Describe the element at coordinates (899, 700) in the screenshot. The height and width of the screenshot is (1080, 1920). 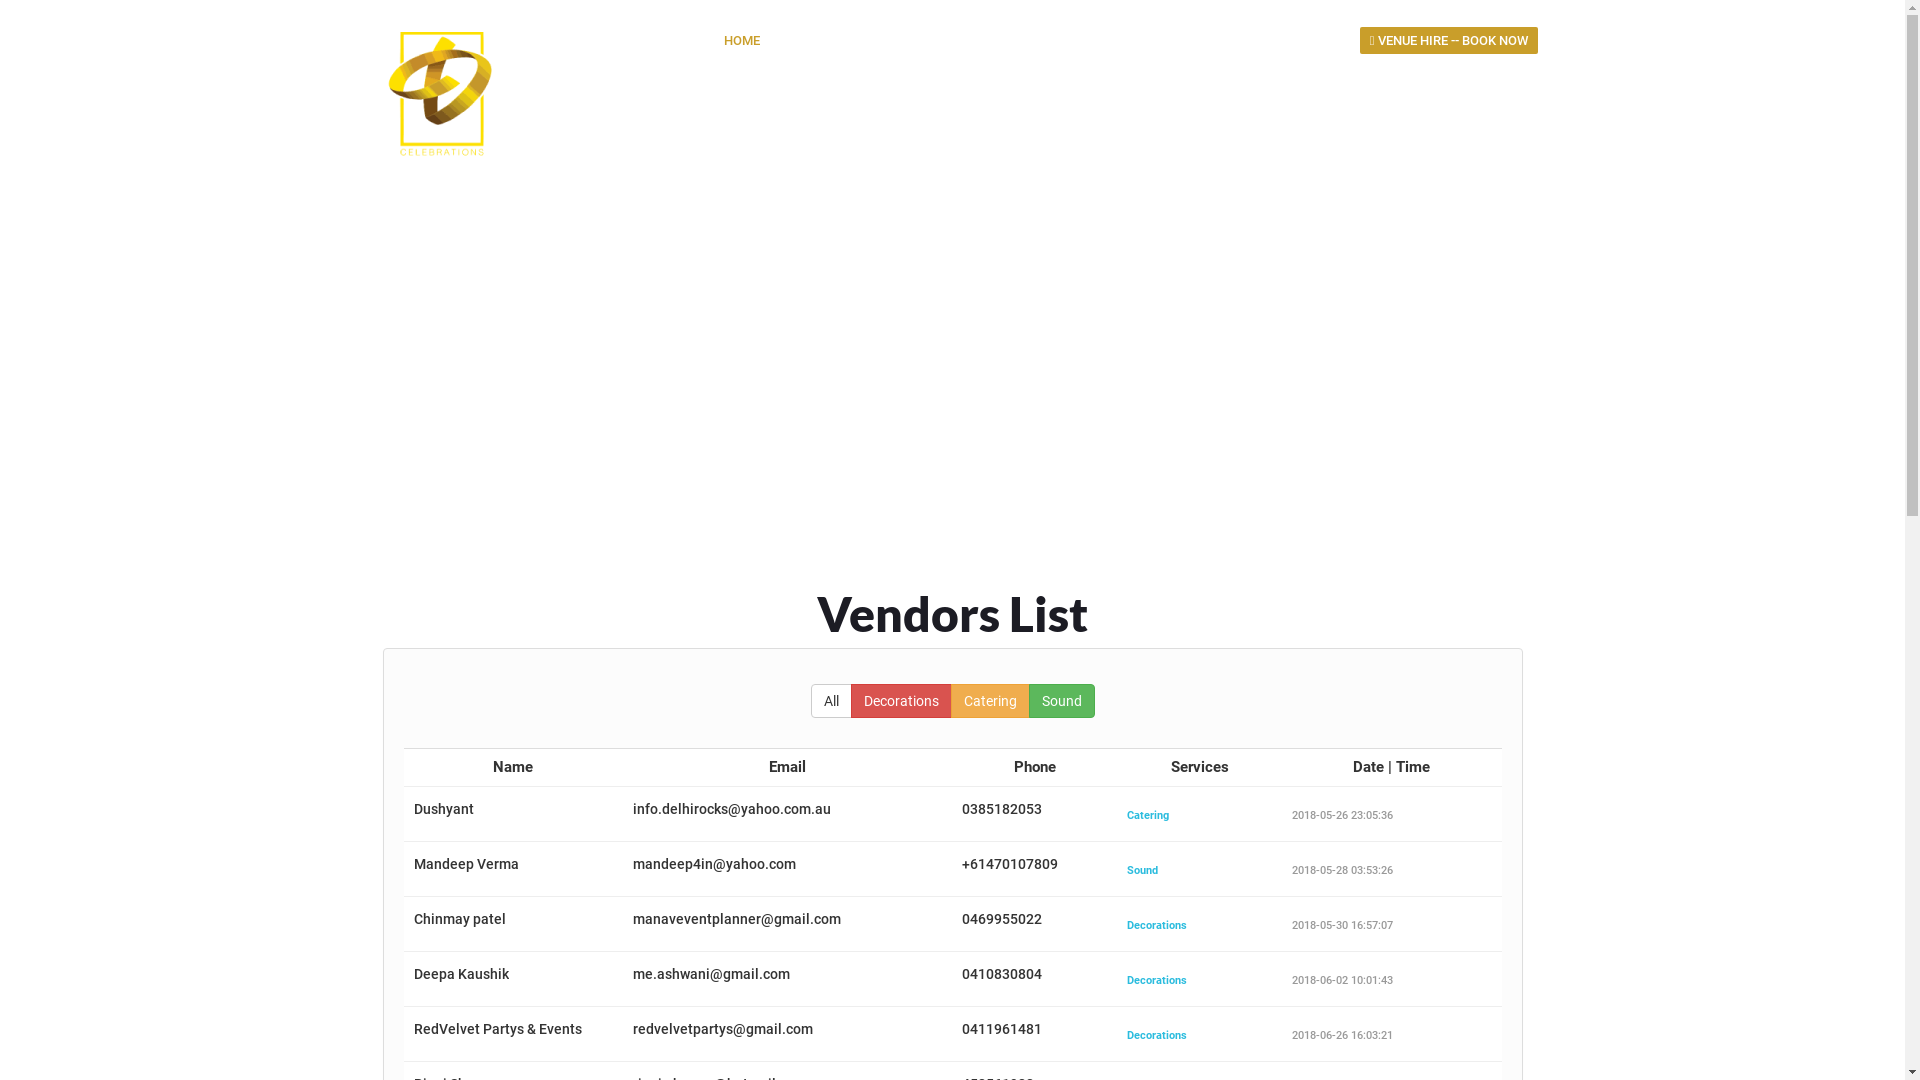
I see `'Decorations'` at that location.